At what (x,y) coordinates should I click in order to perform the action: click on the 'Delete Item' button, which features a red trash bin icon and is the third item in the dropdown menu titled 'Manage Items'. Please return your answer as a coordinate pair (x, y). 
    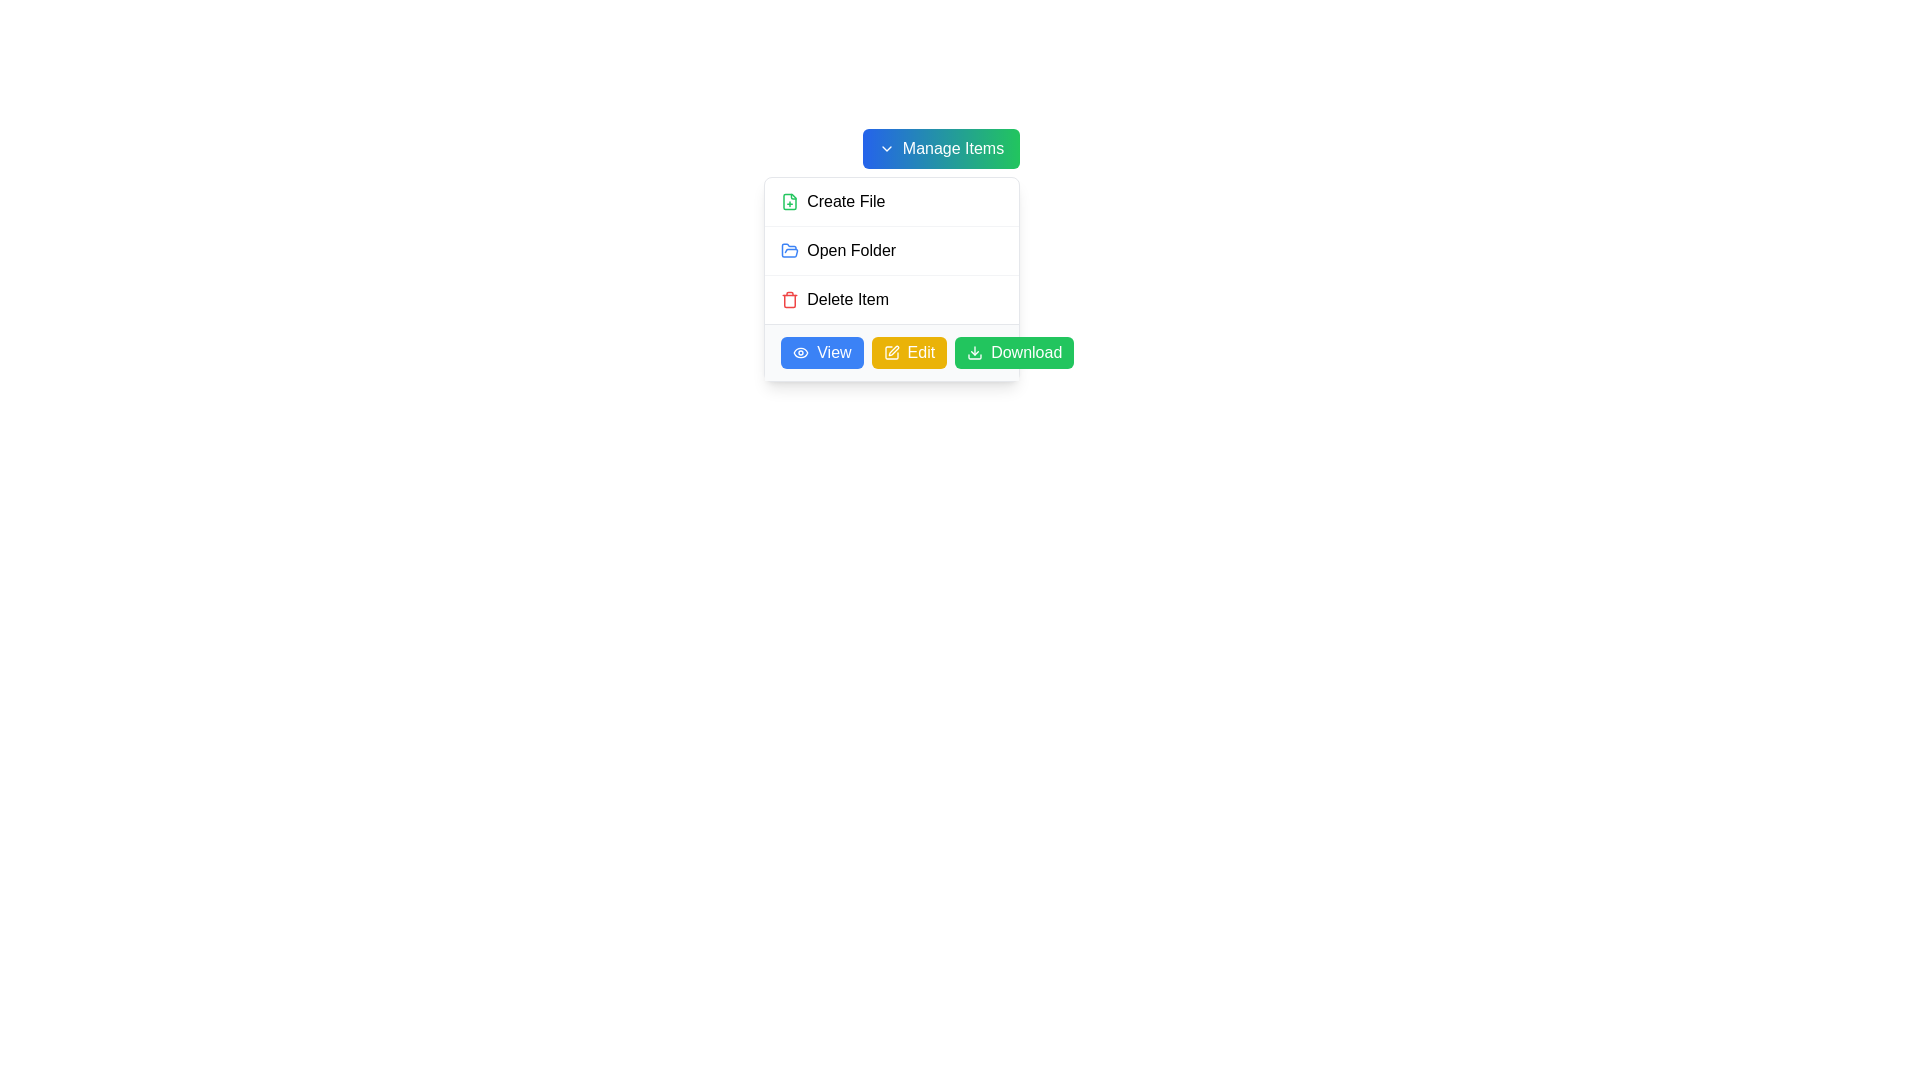
    Looking at the image, I should click on (891, 299).